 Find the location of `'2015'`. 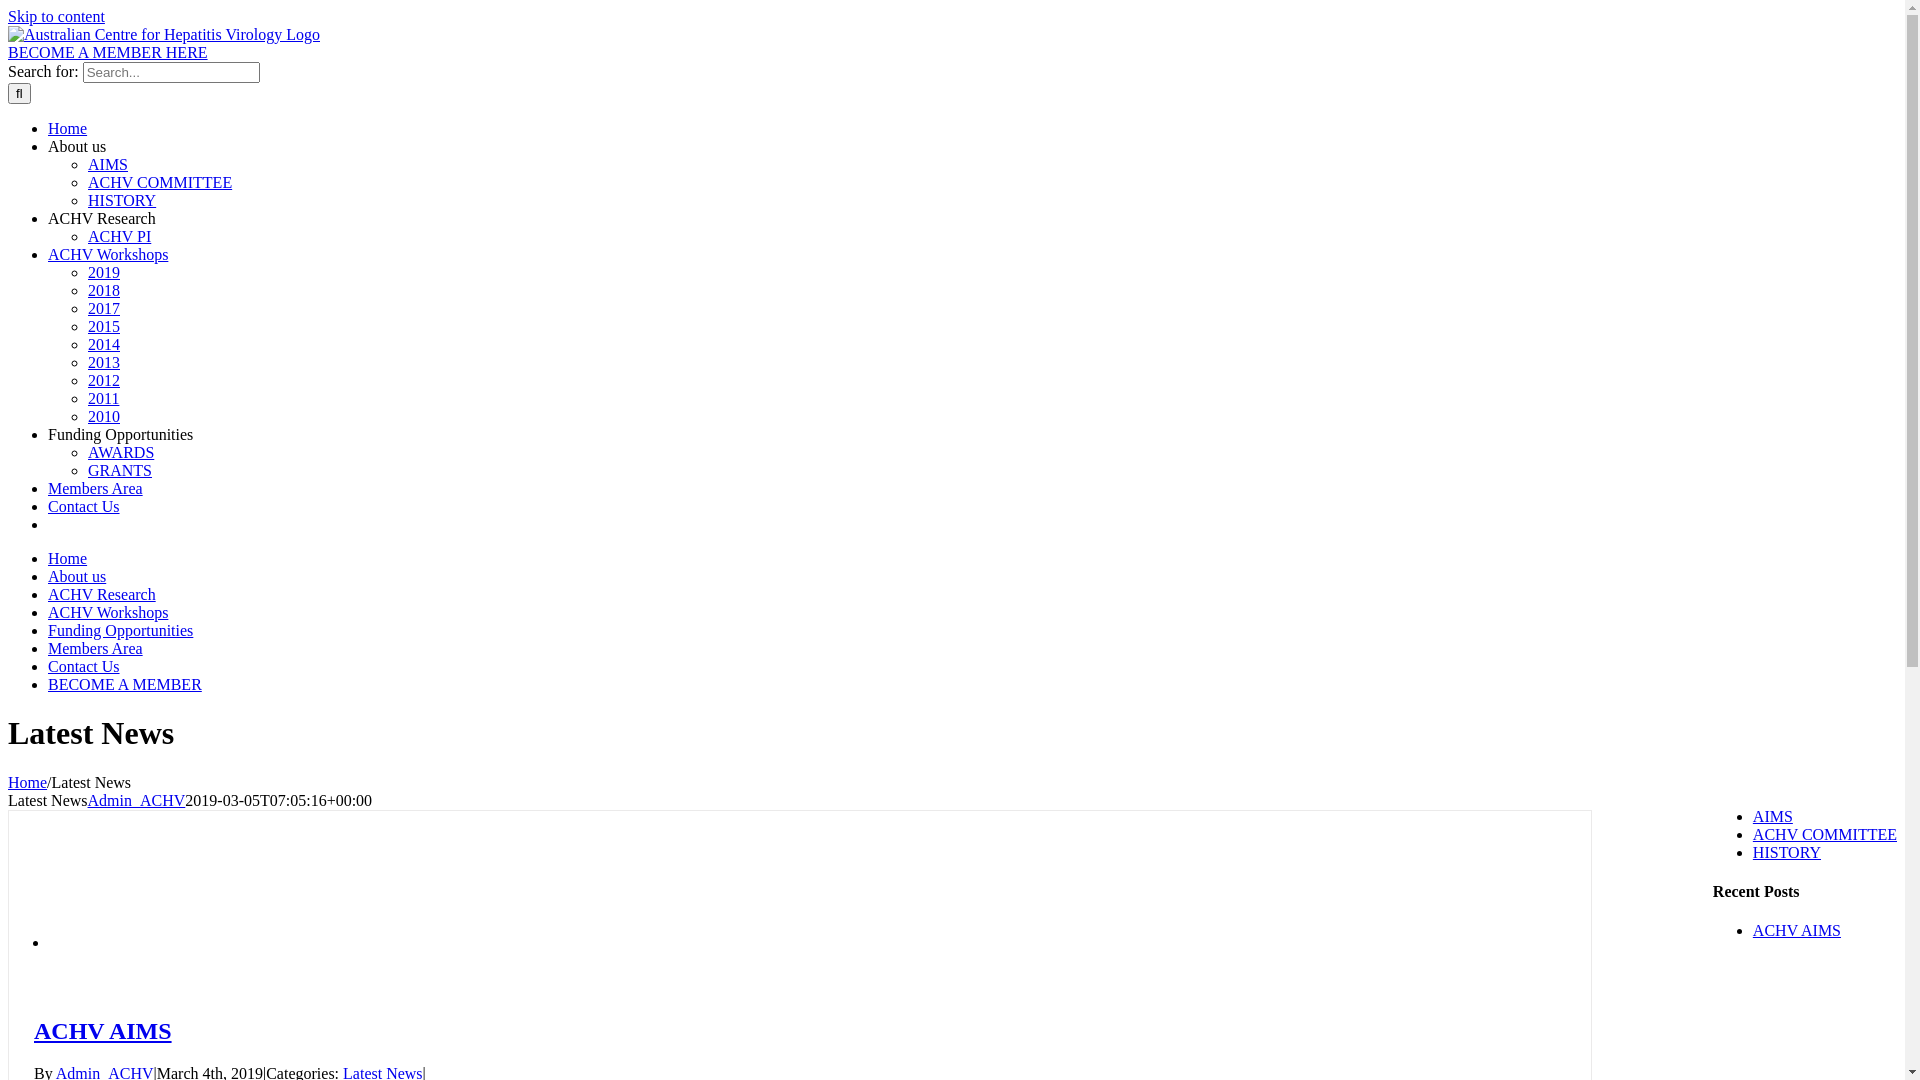

'2015' is located at coordinates (86, 325).